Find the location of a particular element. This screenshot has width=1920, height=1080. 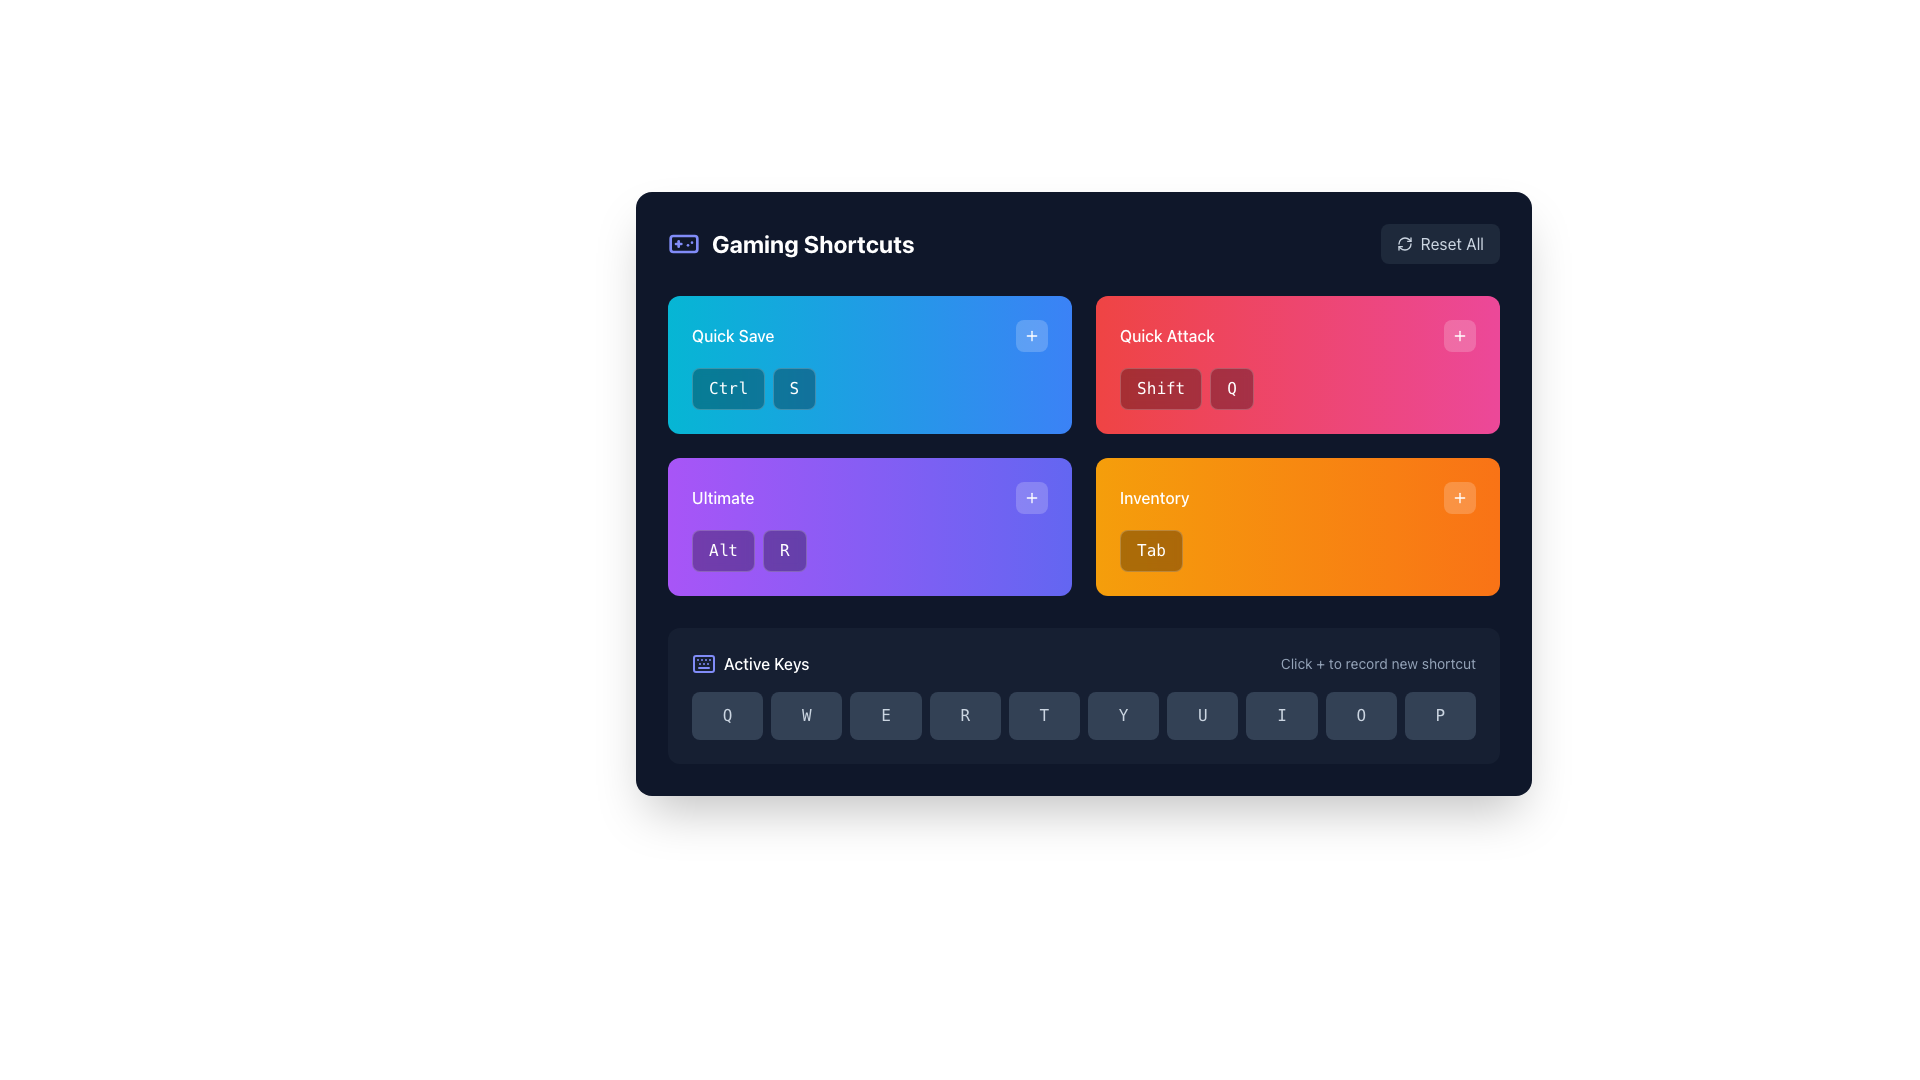

the icon located at the top-right corner of the purple section labeled 'Ultimate' is located at coordinates (1032, 496).